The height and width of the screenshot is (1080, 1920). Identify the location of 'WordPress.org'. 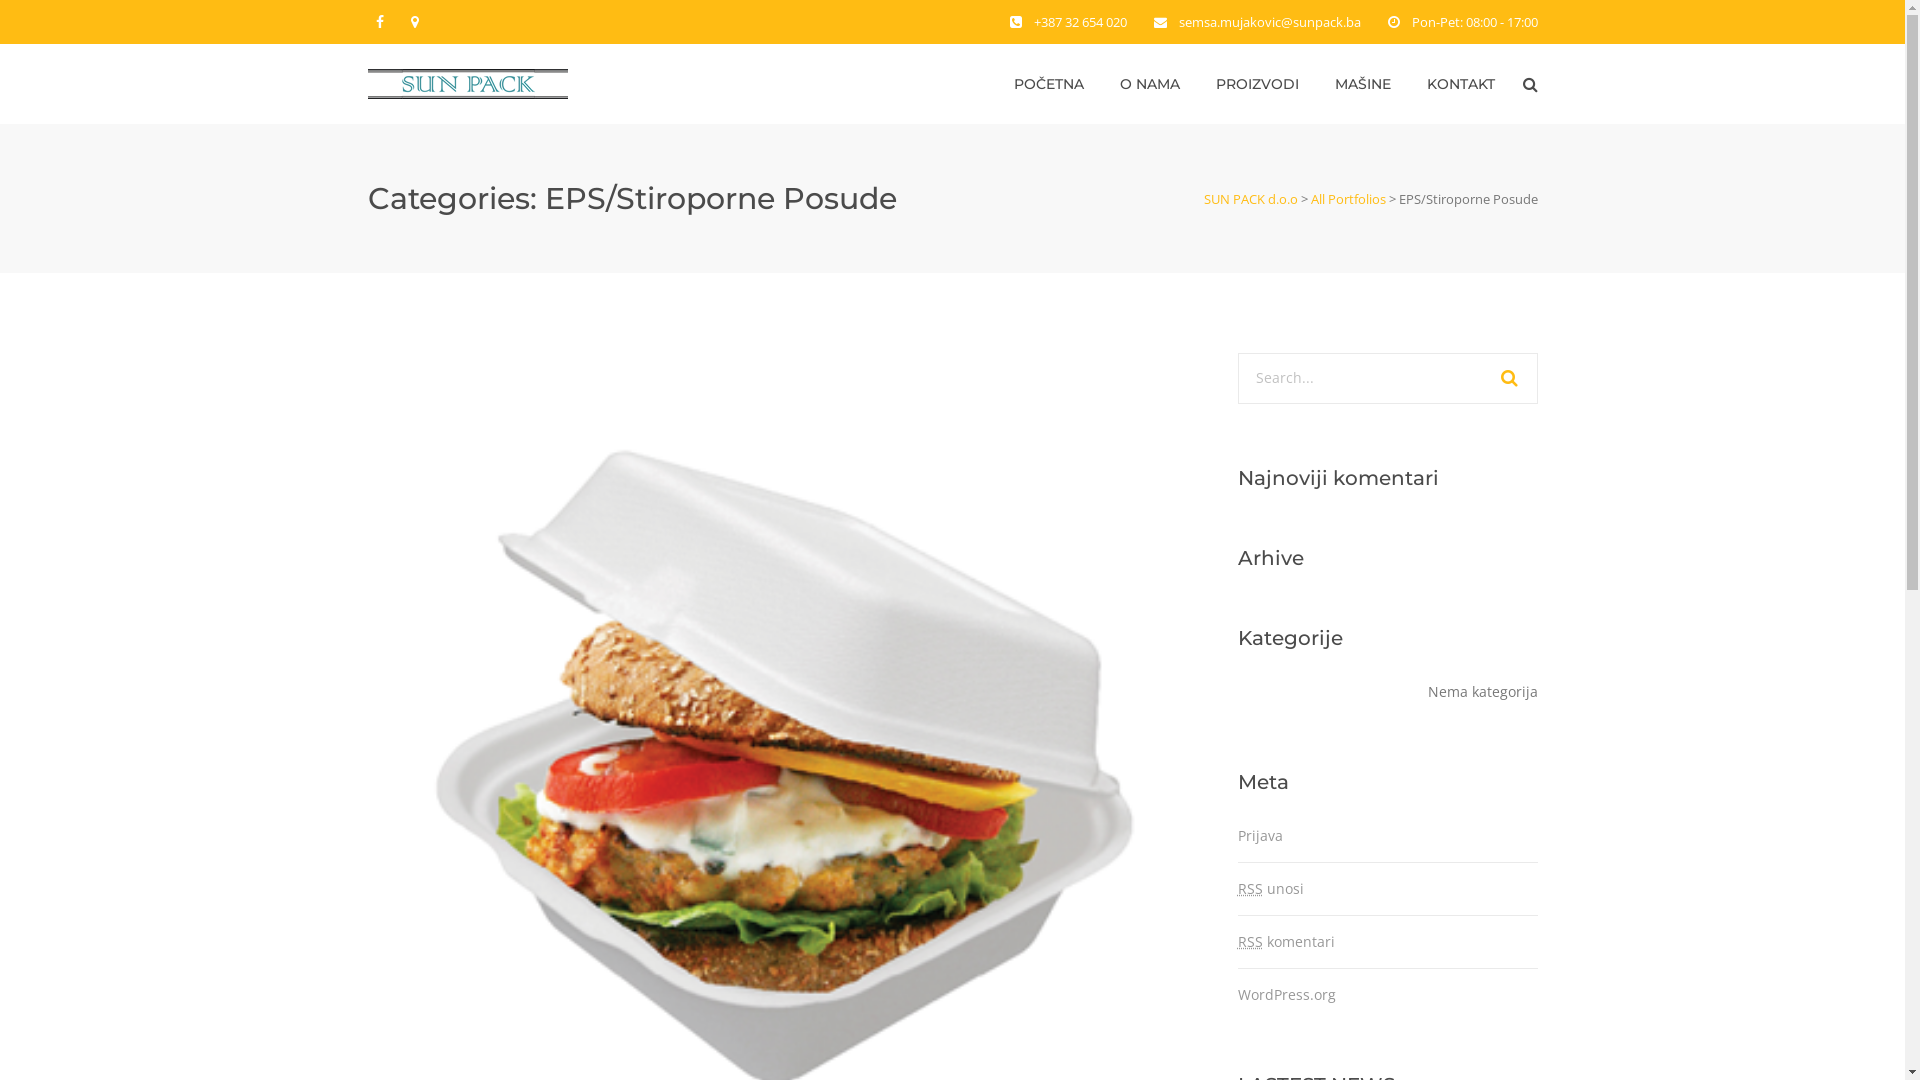
(1286, 994).